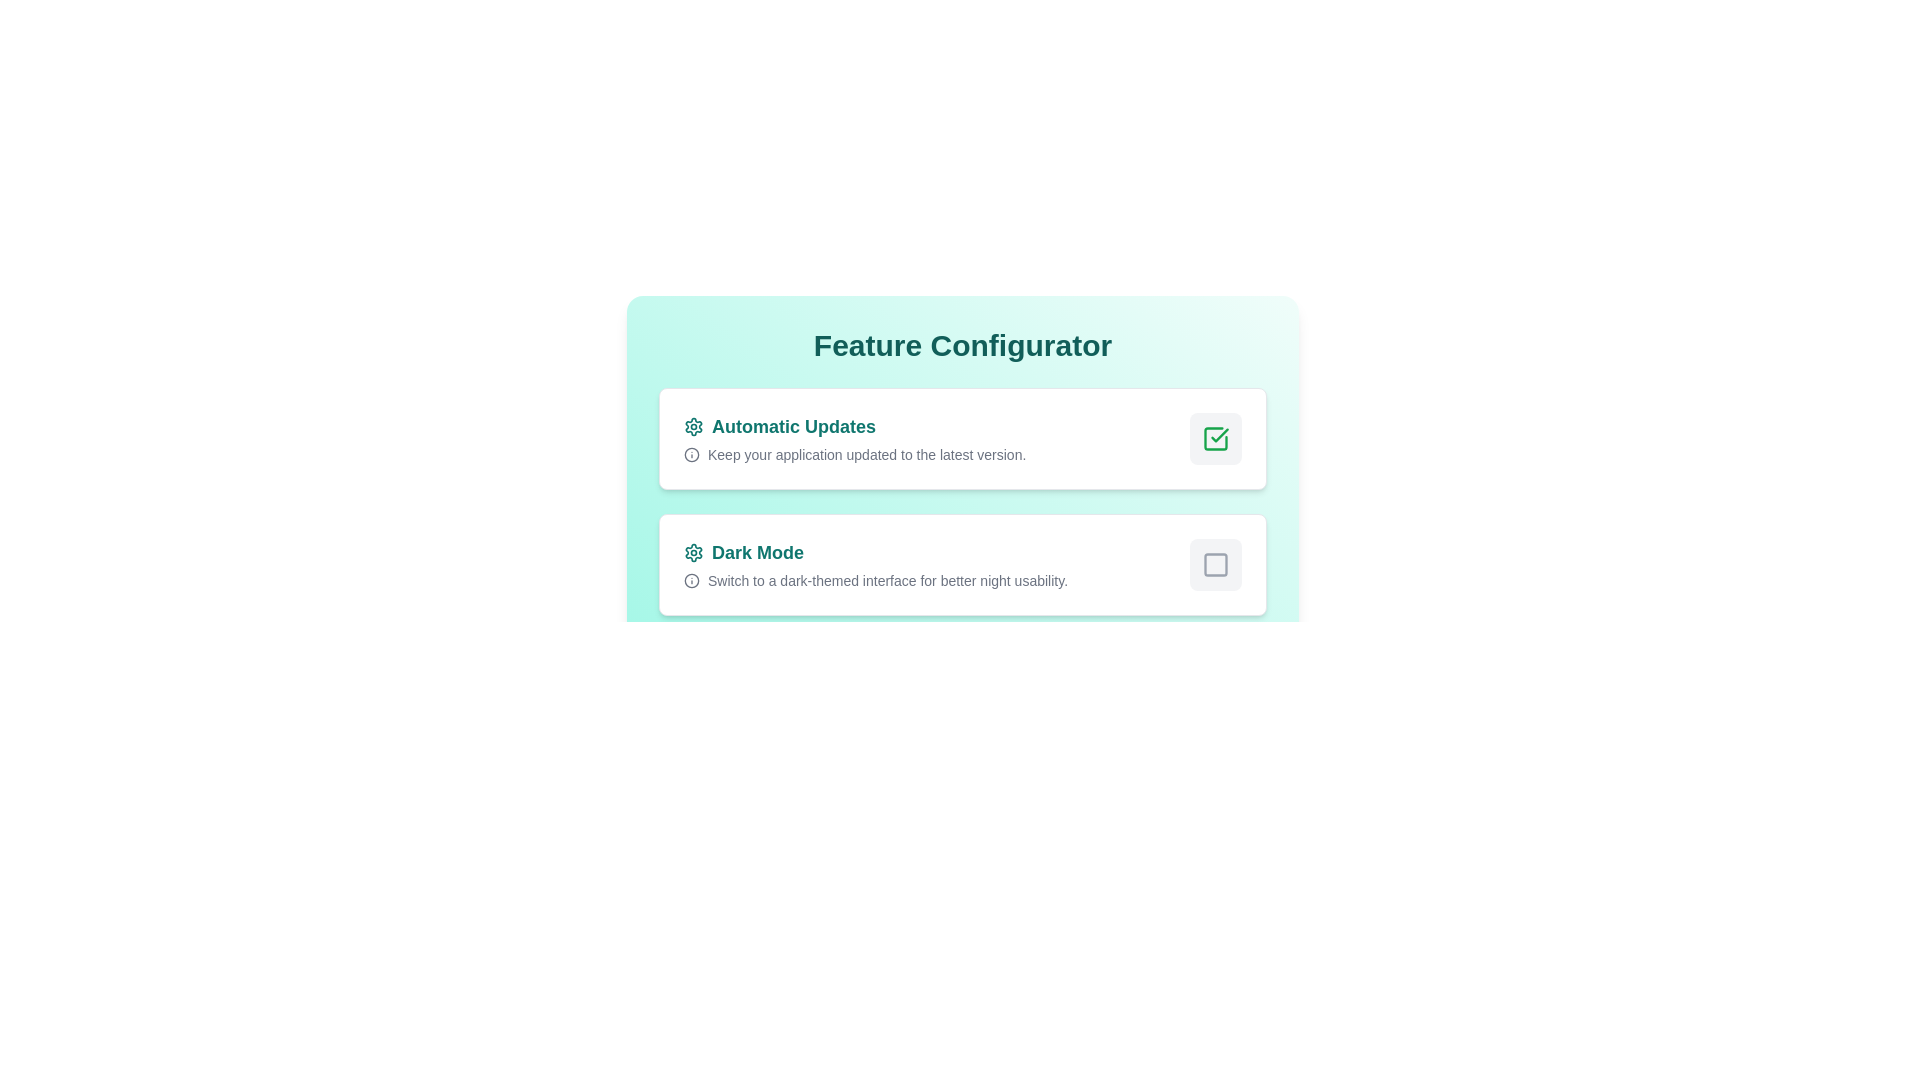 This screenshot has height=1080, width=1920. Describe the element at coordinates (876, 581) in the screenshot. I see `the Text Label providing additional information about the 'Dark Mode' feature, which is positioned below the 'Dark Mode' label in a vertically stacked layout` at that location.